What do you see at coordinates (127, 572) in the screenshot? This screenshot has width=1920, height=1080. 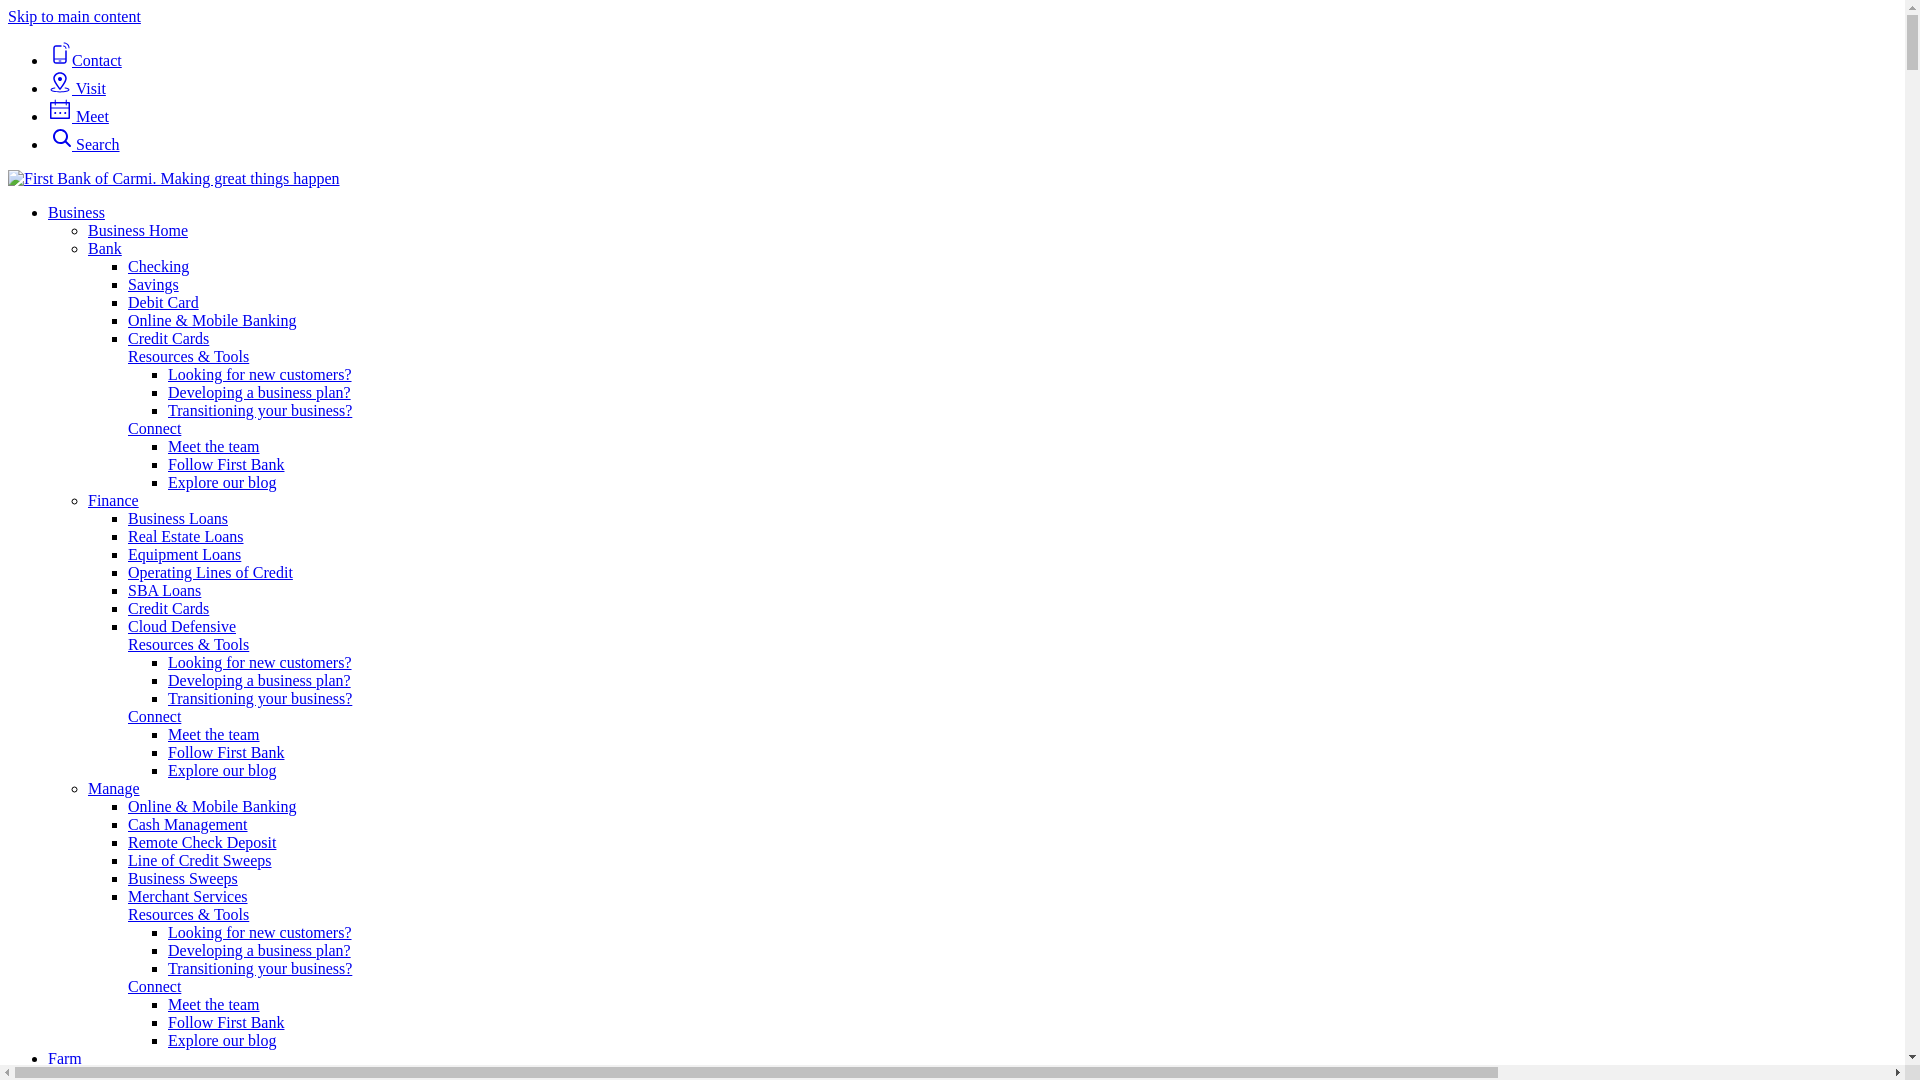 I see `'Operating Lines of Credit'` at bounding box center [127, 572].